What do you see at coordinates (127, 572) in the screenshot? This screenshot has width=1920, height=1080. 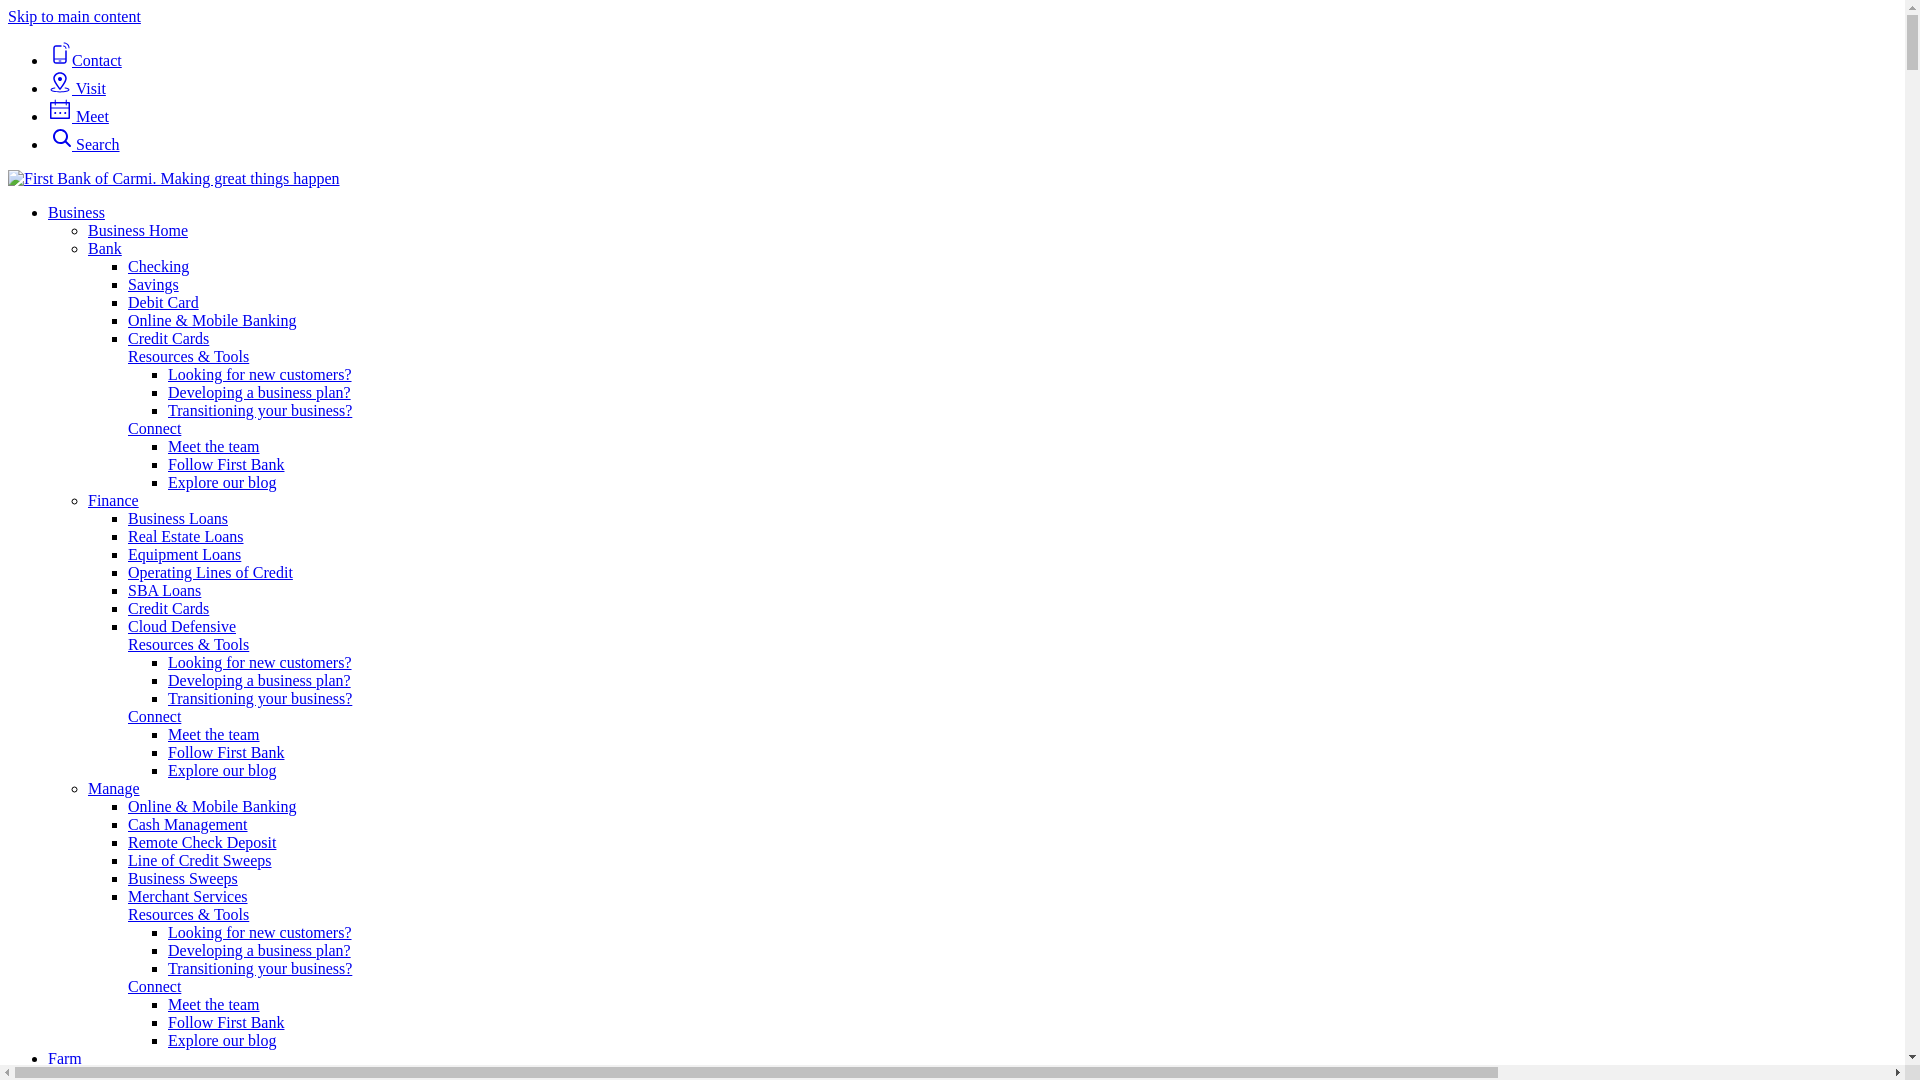 I see `'Operating Lines of Credit'` at bounding box center [127, 572].